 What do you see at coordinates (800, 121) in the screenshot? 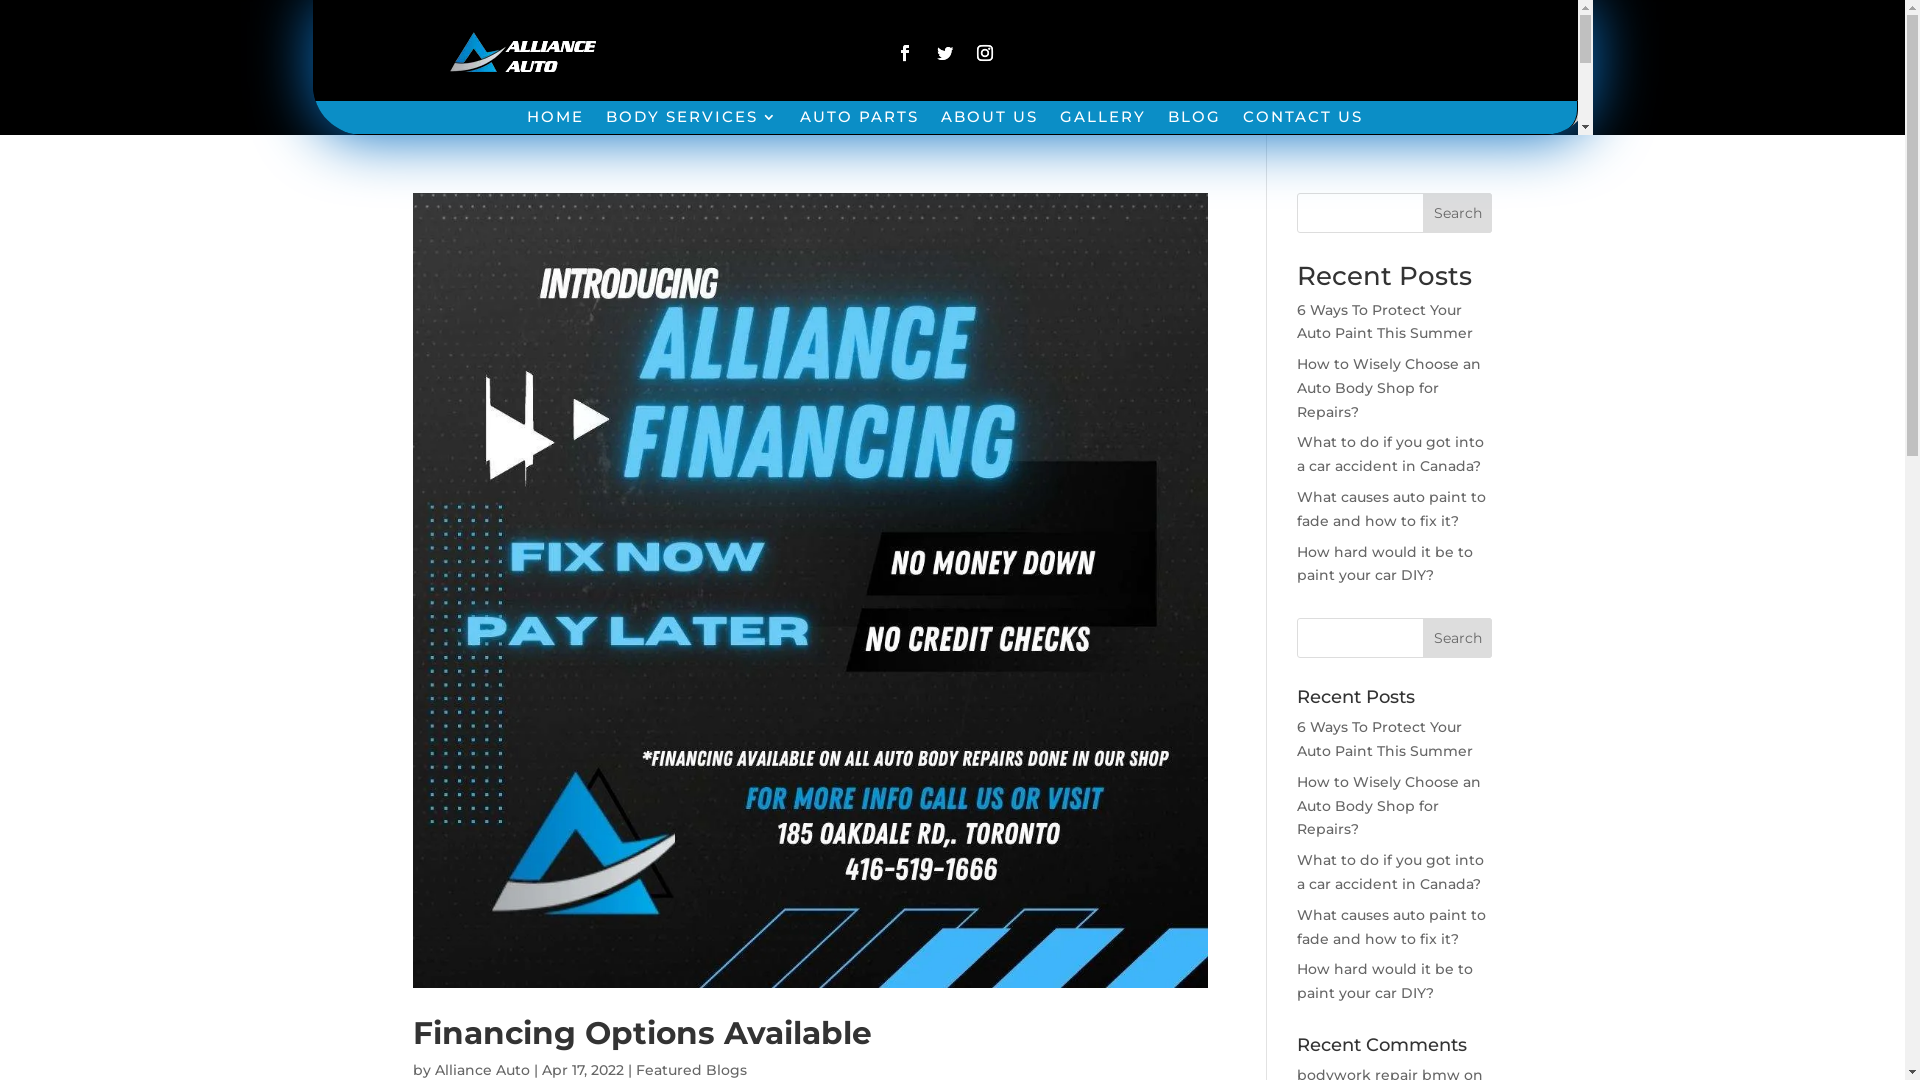
I see `'AUTO PARTS'` at bounding box center [800, 121].